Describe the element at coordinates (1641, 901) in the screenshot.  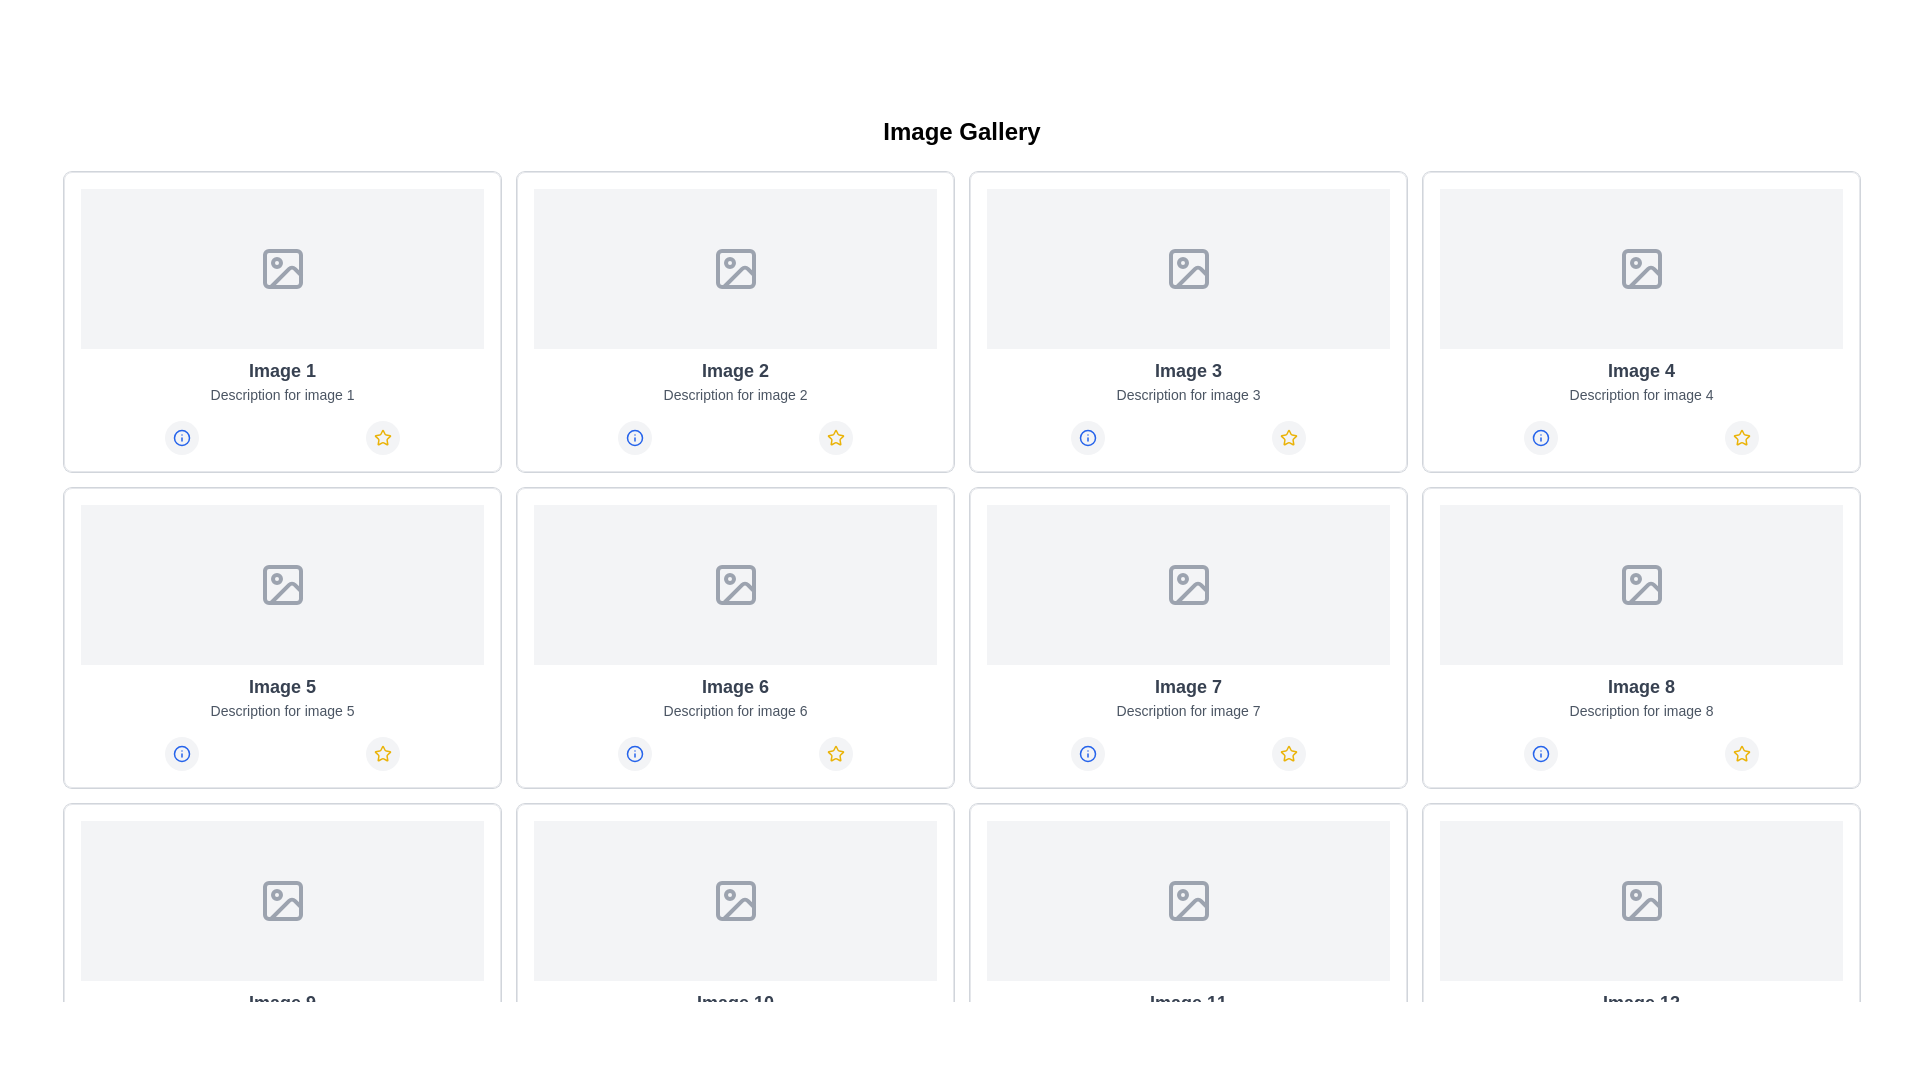
I see `the Placeholder Icon representing the image upload location for Image 13 in the grid layout` at that location.